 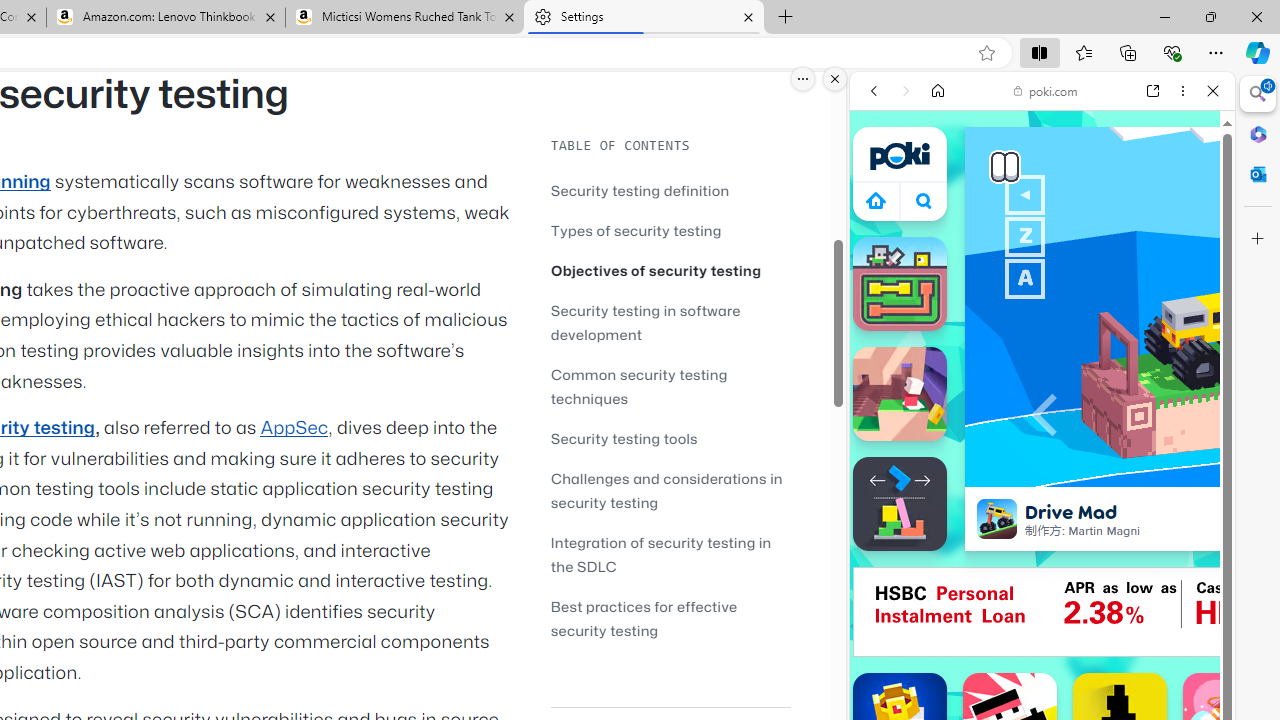 I want to click on 'Best practices for effective security testing', so click(x=644, y=617).